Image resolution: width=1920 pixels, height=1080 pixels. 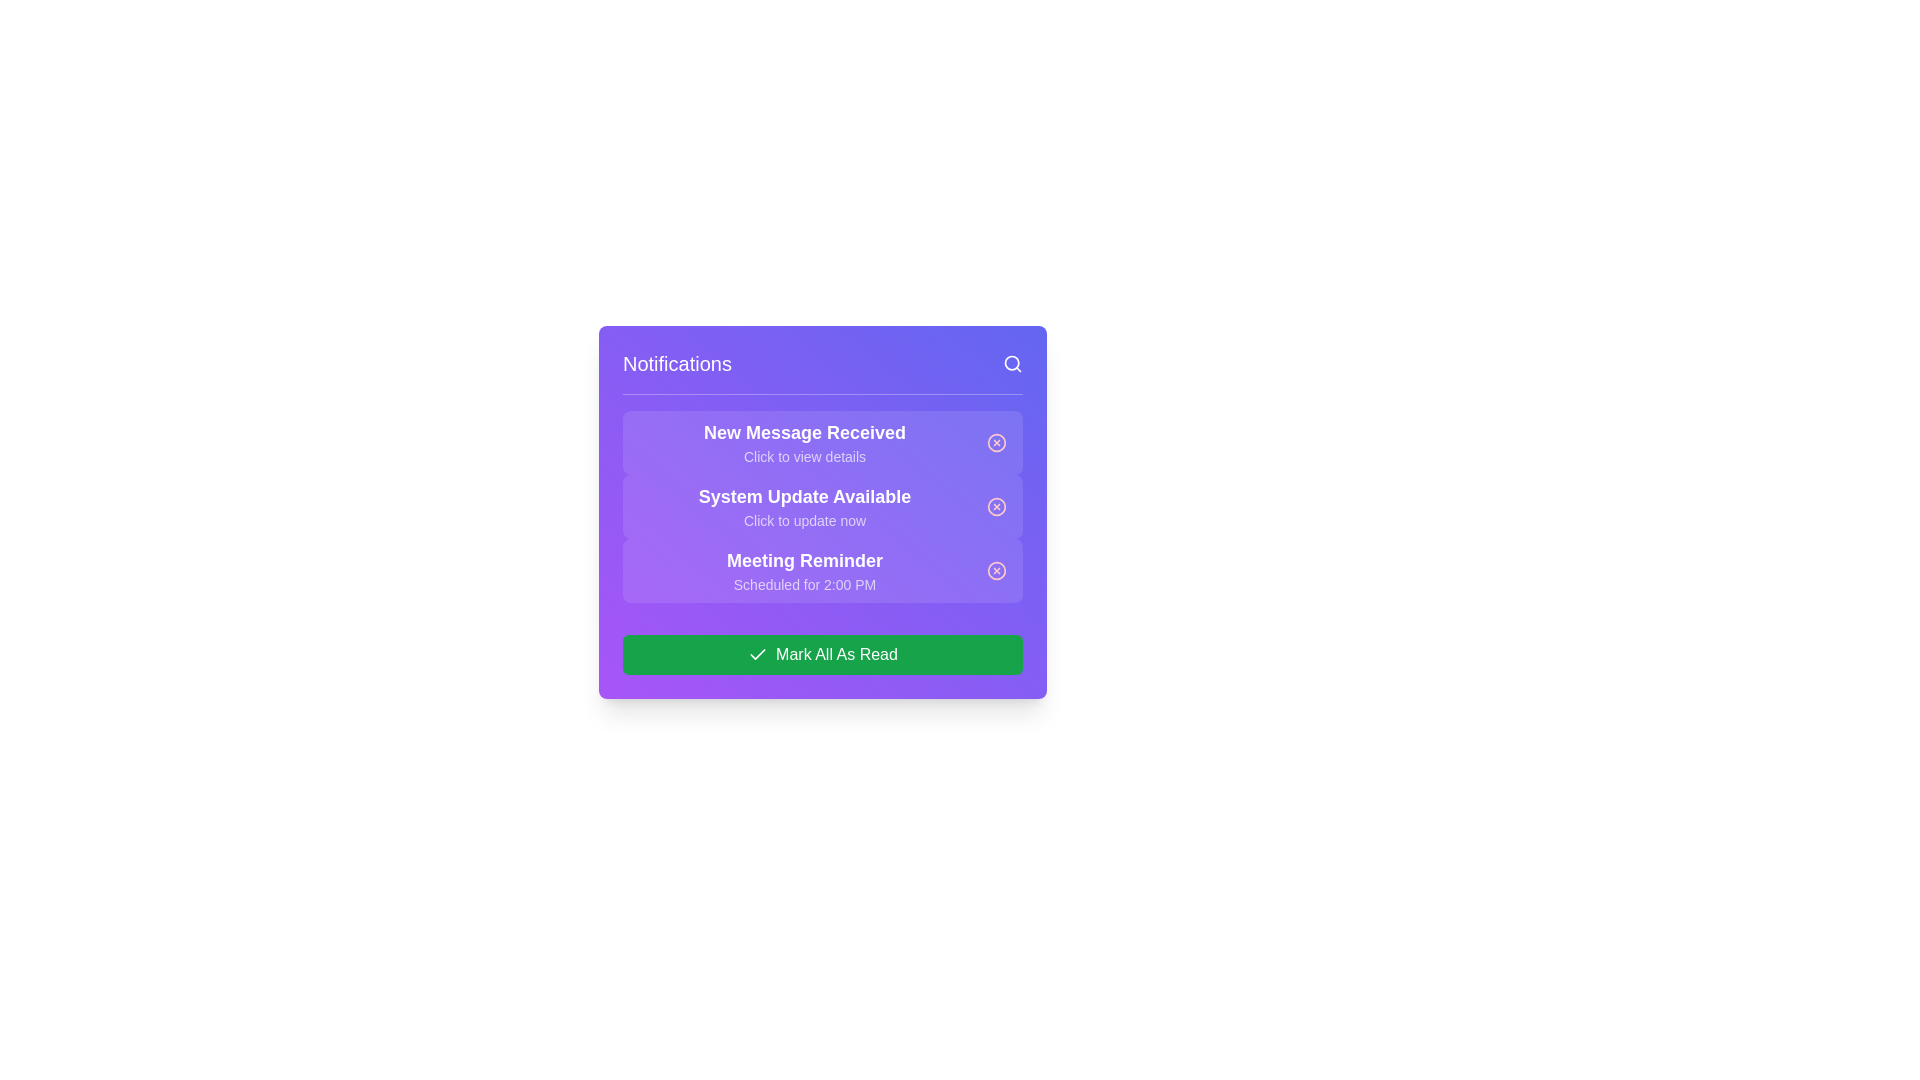 I want to click on text label displaying 'System Update Available' which is bold and large, located in the upper portion of a notification entry within a modal dialog box, so click(x=805, y=496).